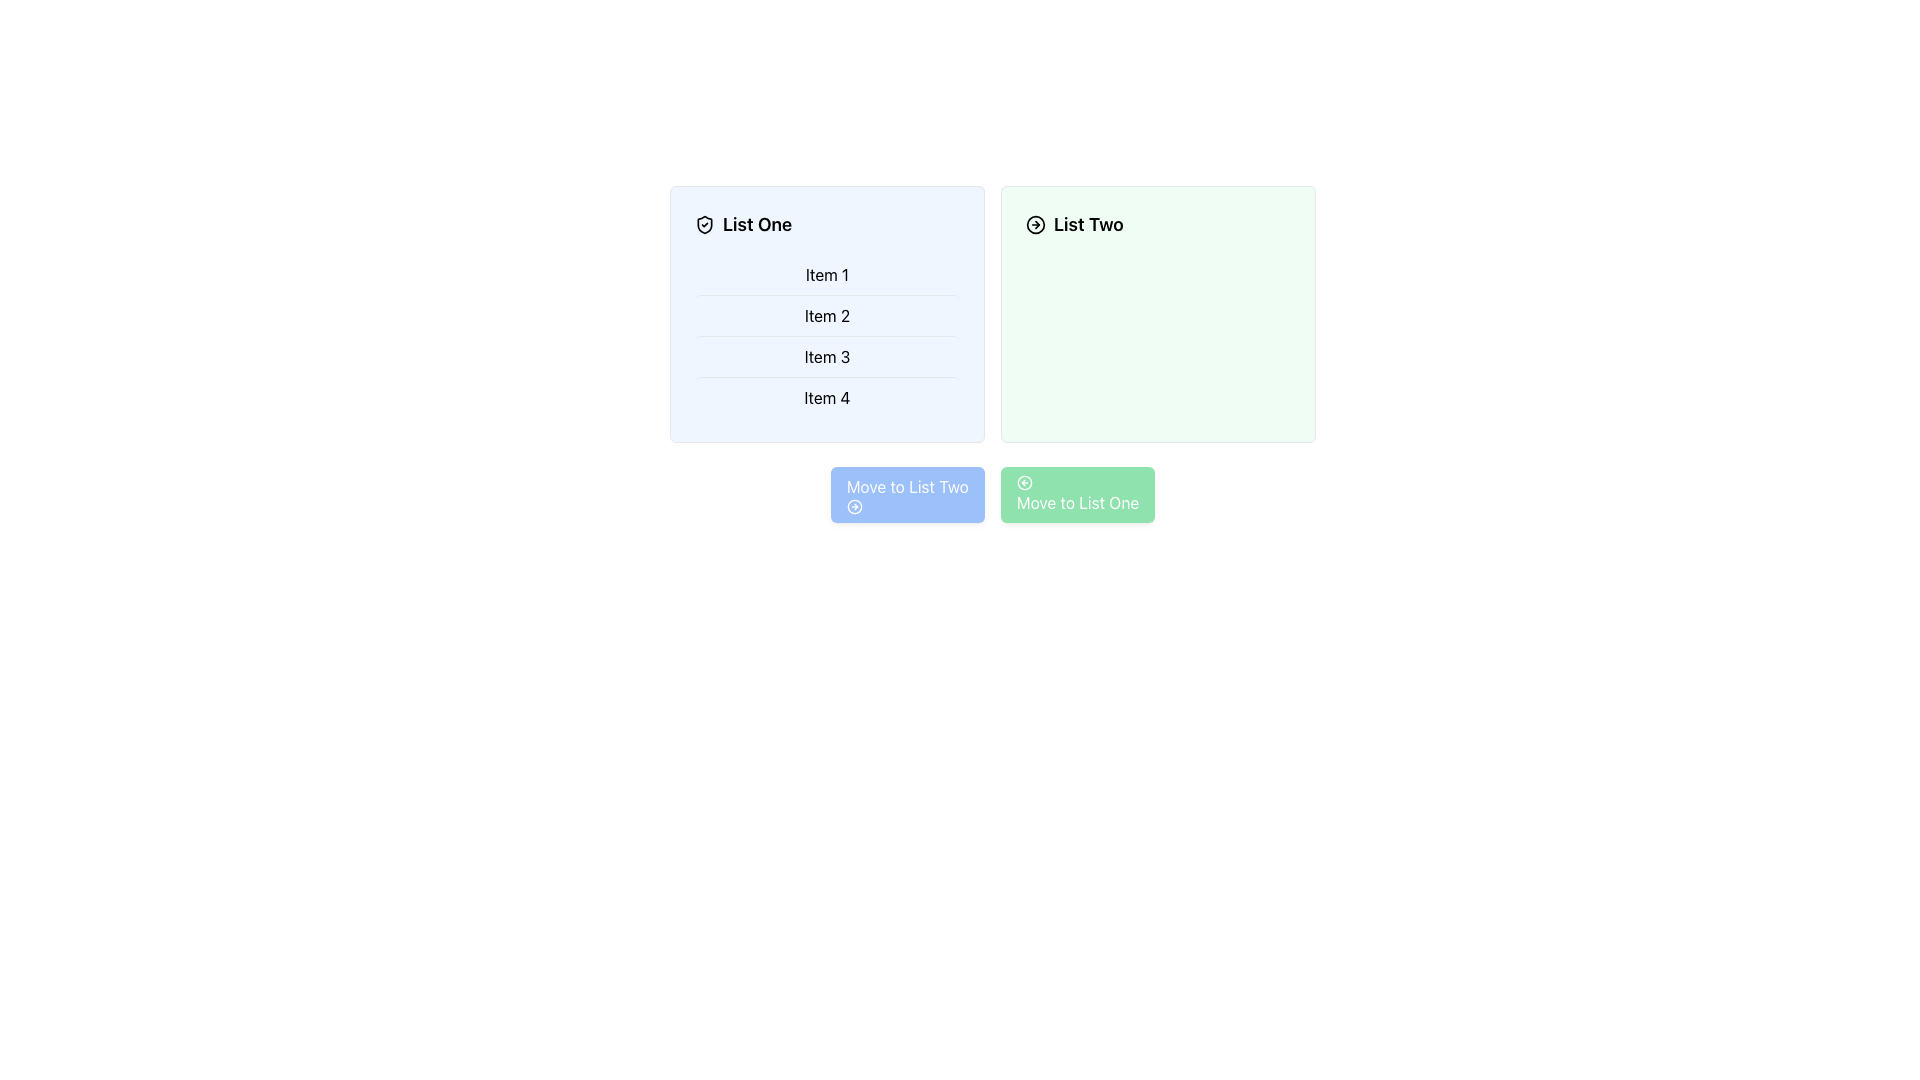 The height and width of the screenshot is (1080, 1920). Describe the element at coordinates (827, 274) in the screenshot. I see `the first item in the selectable list titled 'List One', which is labeled 'Item 1'` at that location.